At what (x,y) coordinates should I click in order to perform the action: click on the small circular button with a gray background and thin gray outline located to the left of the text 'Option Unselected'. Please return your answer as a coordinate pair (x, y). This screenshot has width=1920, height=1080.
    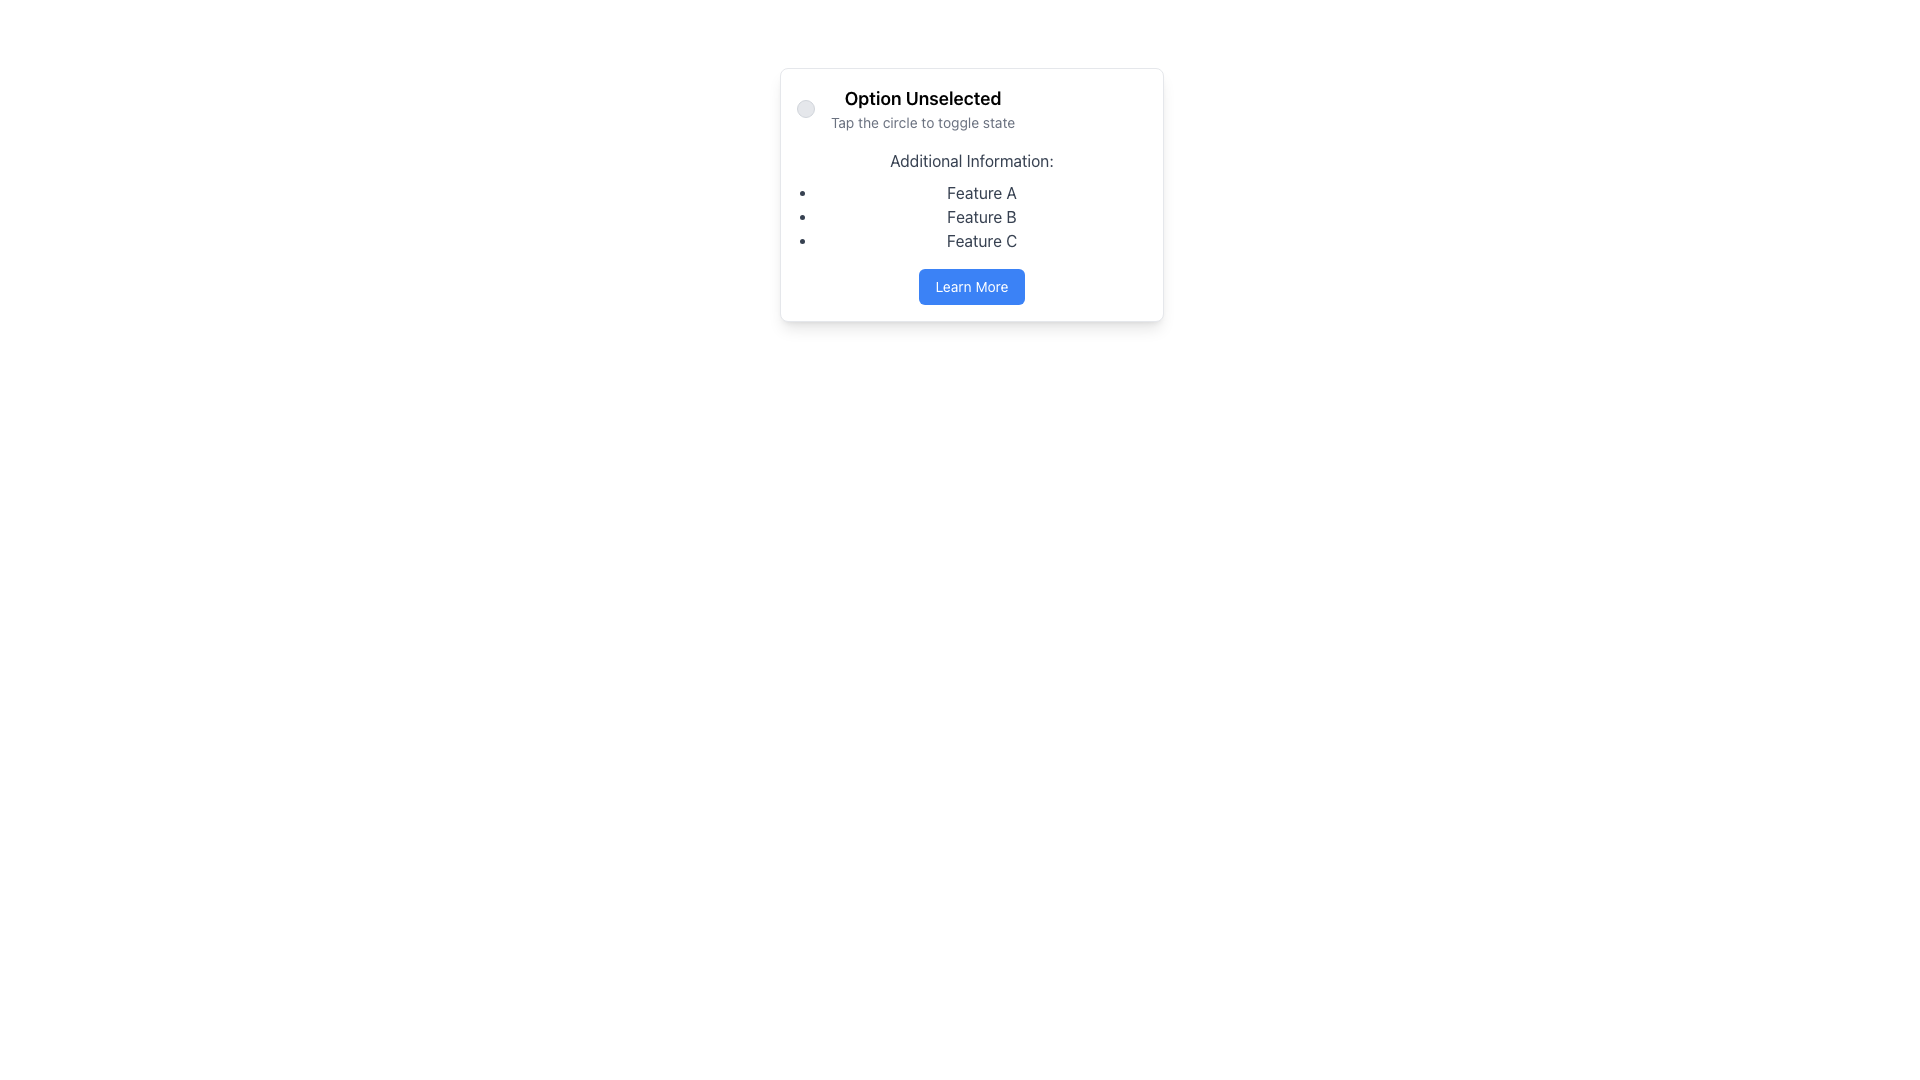
    Looking at the image, I should click on (806, 108).